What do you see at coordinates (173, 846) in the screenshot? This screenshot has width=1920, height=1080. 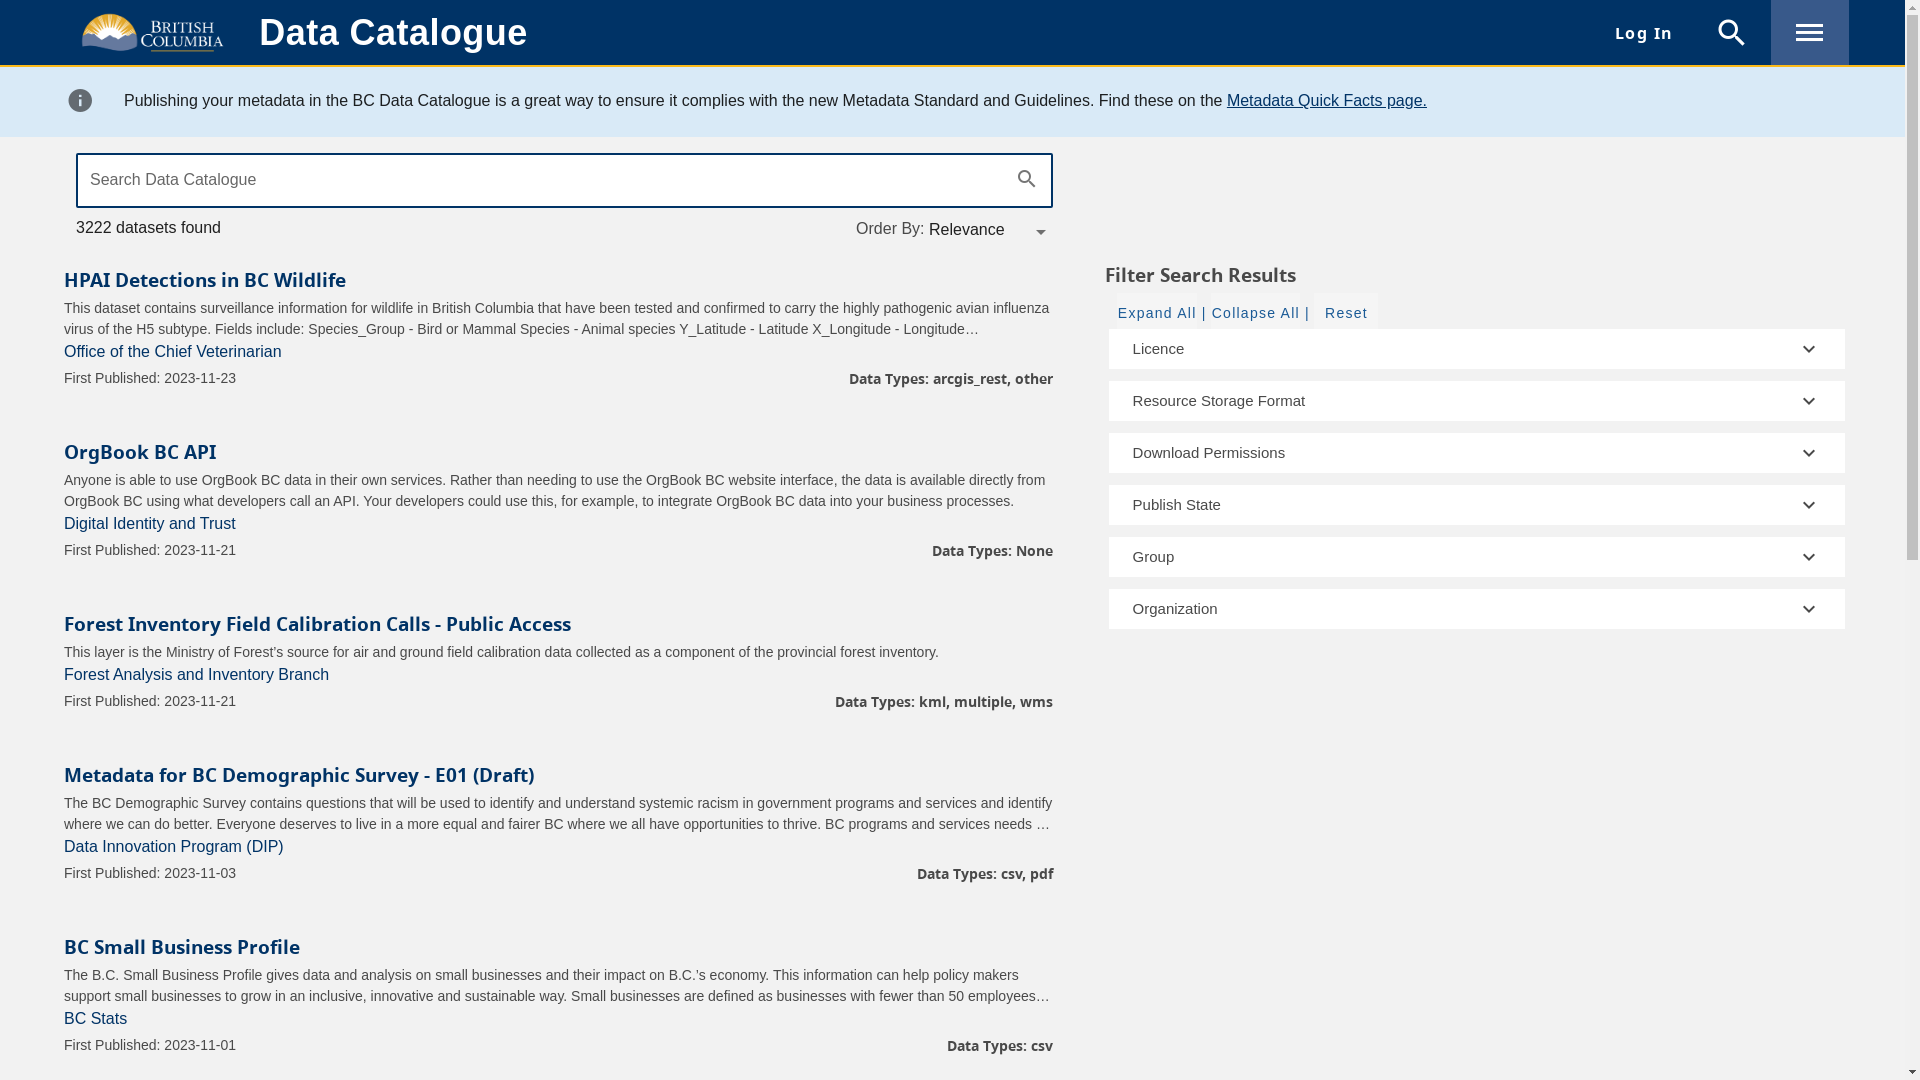 I see `'Data Innovation Program (DIP)'` at bounding box center [173, 846].